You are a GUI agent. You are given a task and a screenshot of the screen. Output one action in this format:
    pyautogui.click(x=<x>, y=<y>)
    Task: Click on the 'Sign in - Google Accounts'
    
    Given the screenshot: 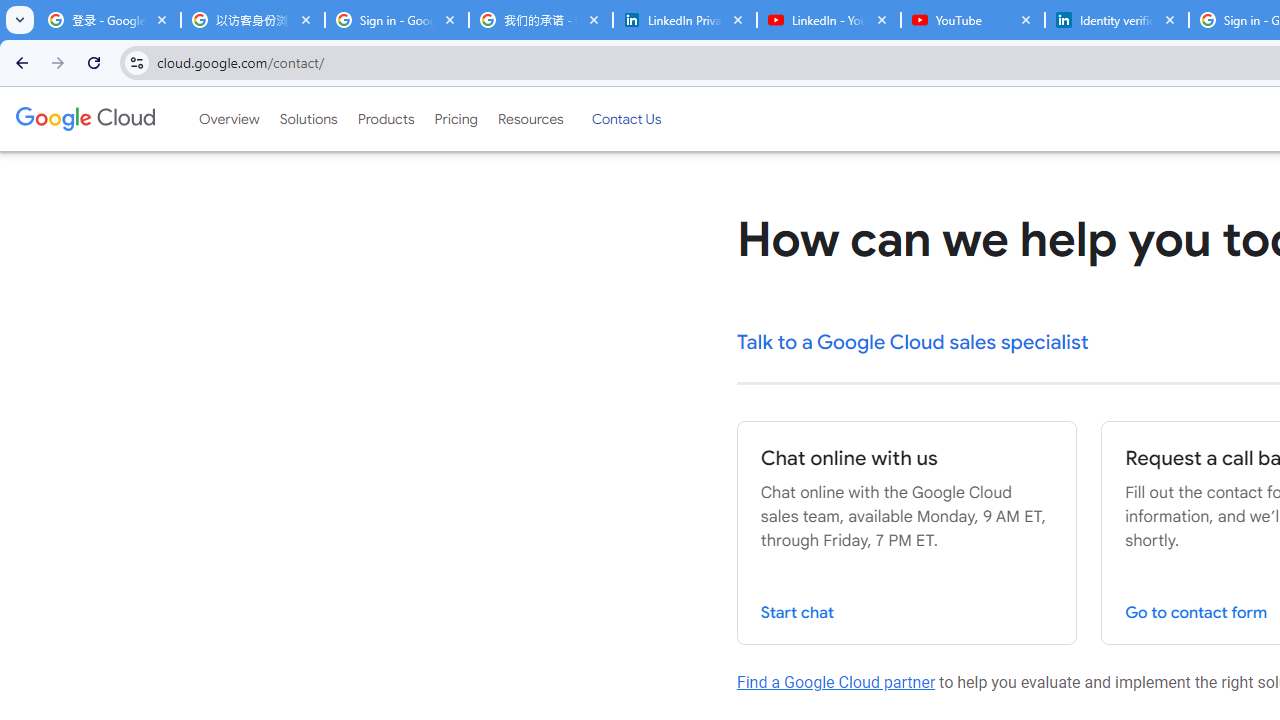 What is the action you would take?
    pyautogui.click(x=396, y=20)
    